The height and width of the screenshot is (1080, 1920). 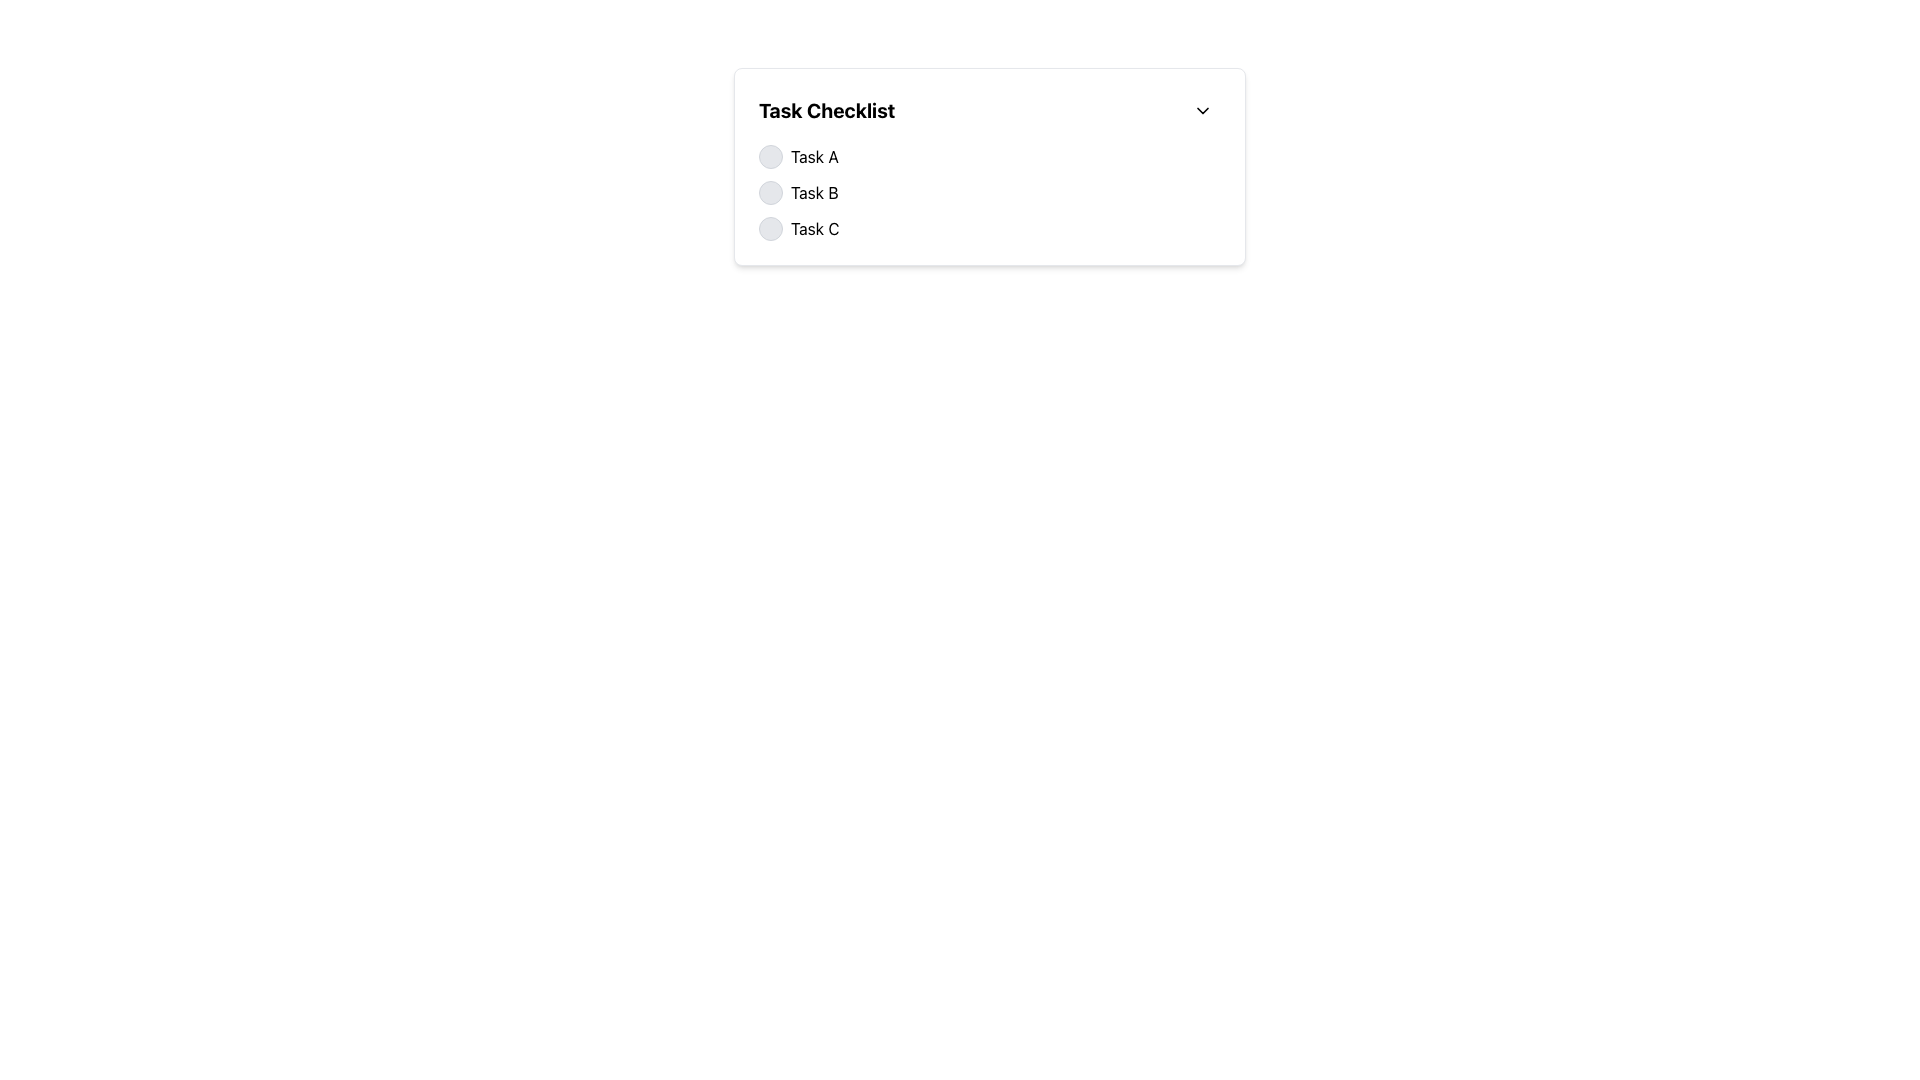 I want to click on the checkbox of the first checklist item in the 'Task Checklist' to mark the task as completed, so click(x=989, y=156).